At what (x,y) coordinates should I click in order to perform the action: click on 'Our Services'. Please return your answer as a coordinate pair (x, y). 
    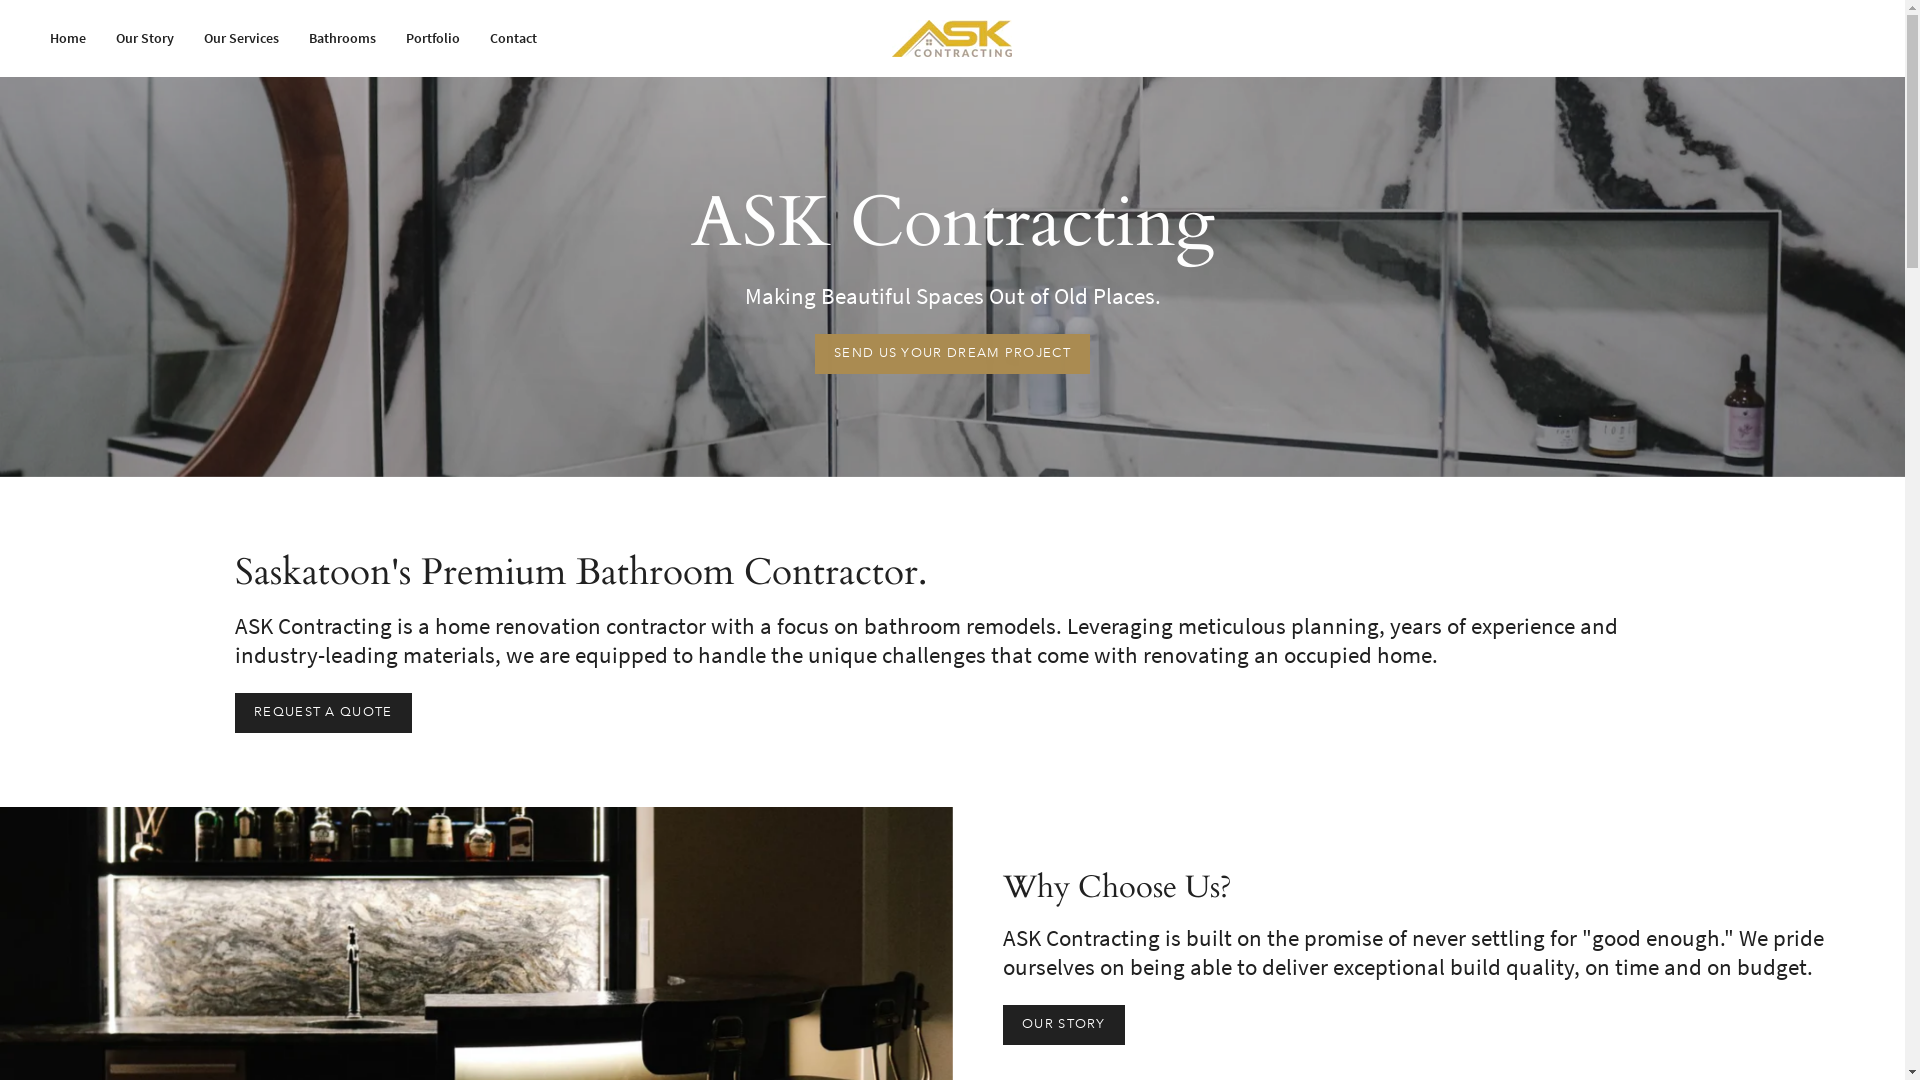
    Looking at the image, I should click on (240, 38).